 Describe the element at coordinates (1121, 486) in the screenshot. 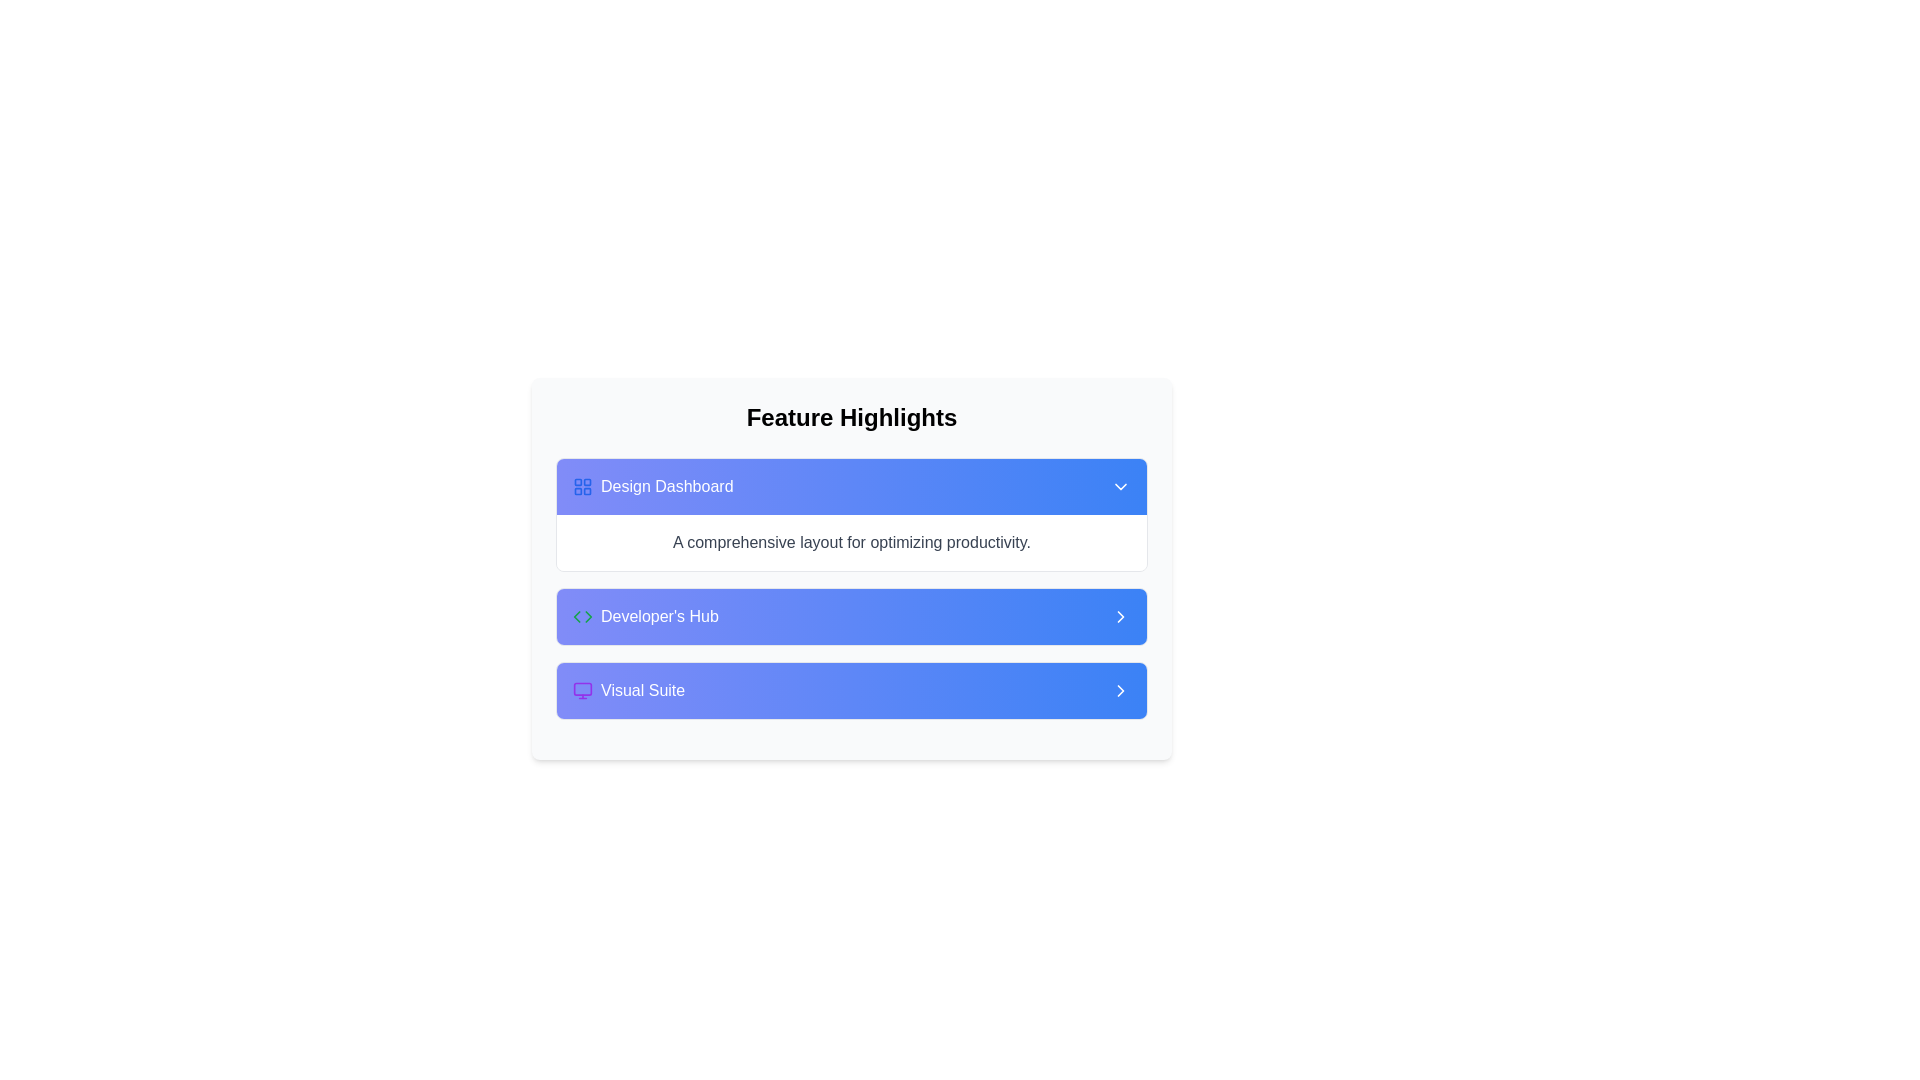

I see `the dropdown icon located to the right of the 'Design Dashboard' header` at that location.